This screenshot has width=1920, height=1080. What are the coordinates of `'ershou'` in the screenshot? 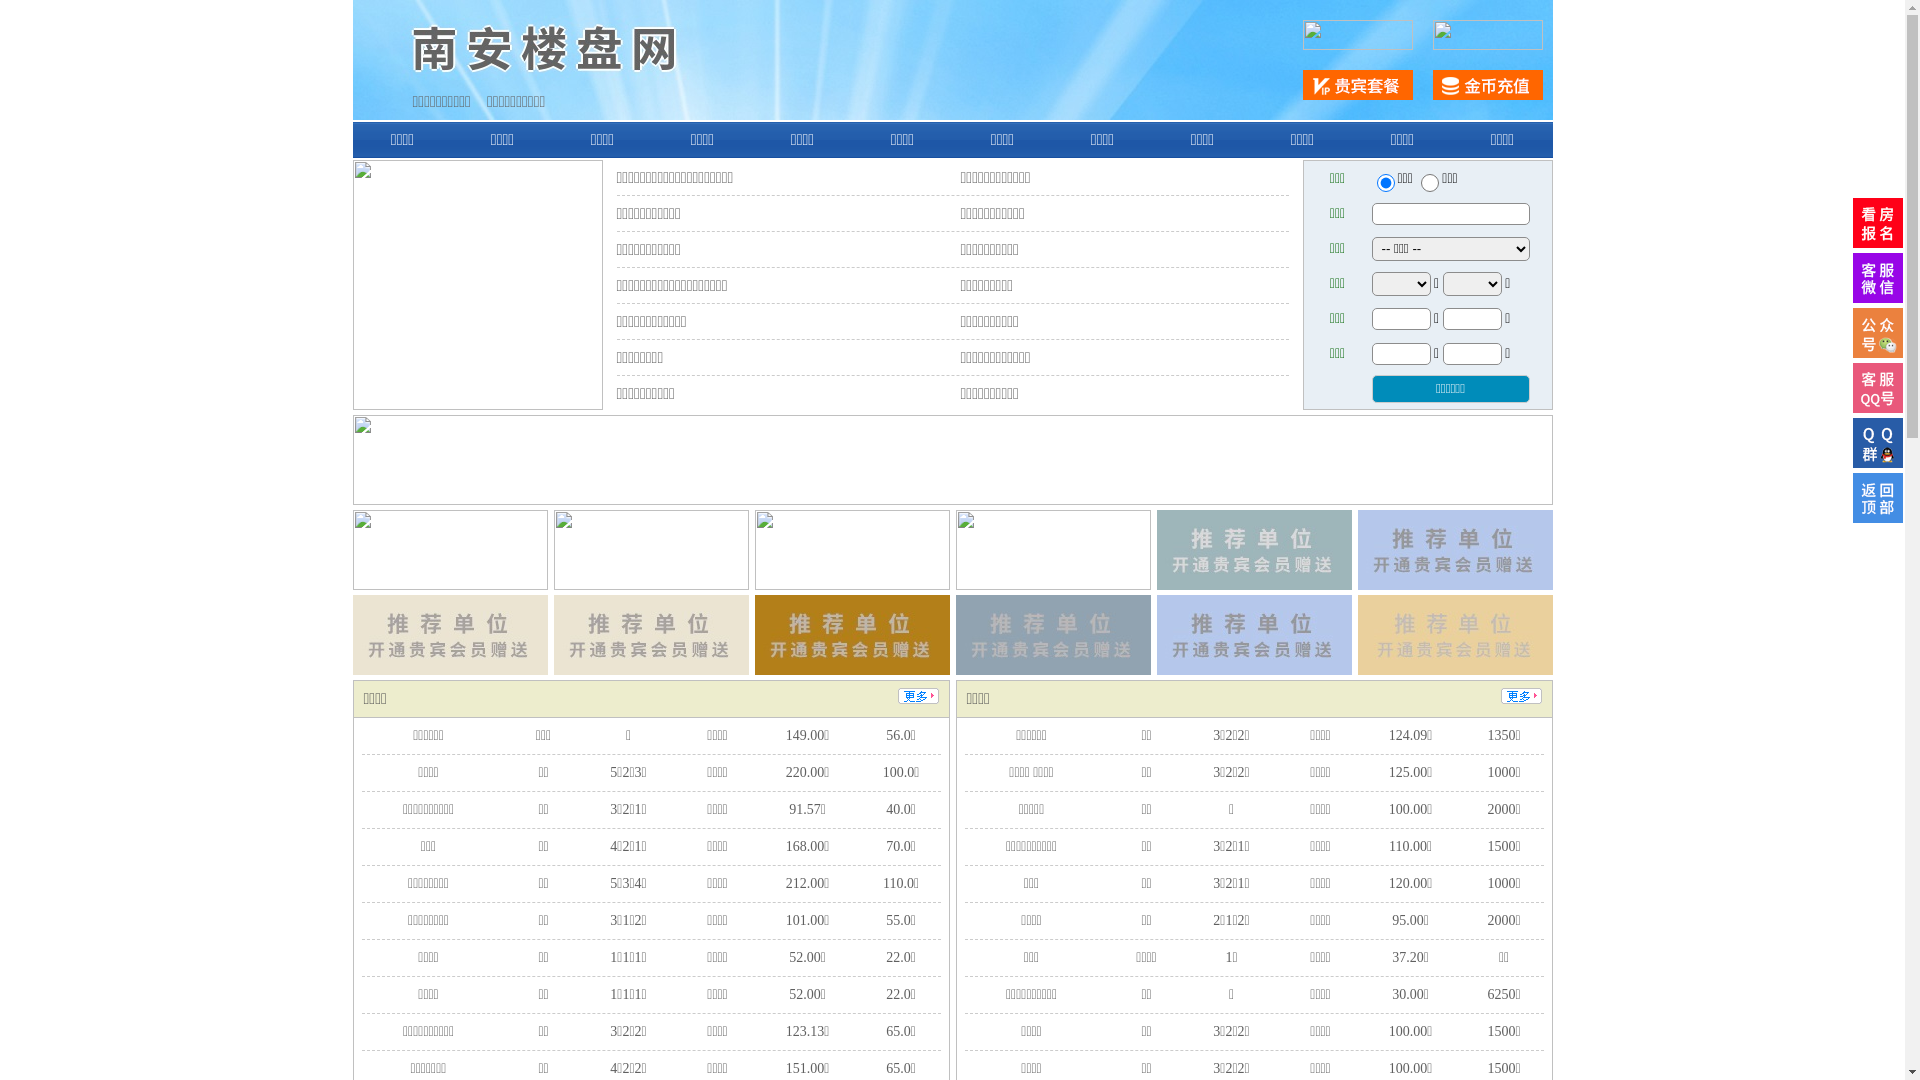 It's located at (1384, 182).